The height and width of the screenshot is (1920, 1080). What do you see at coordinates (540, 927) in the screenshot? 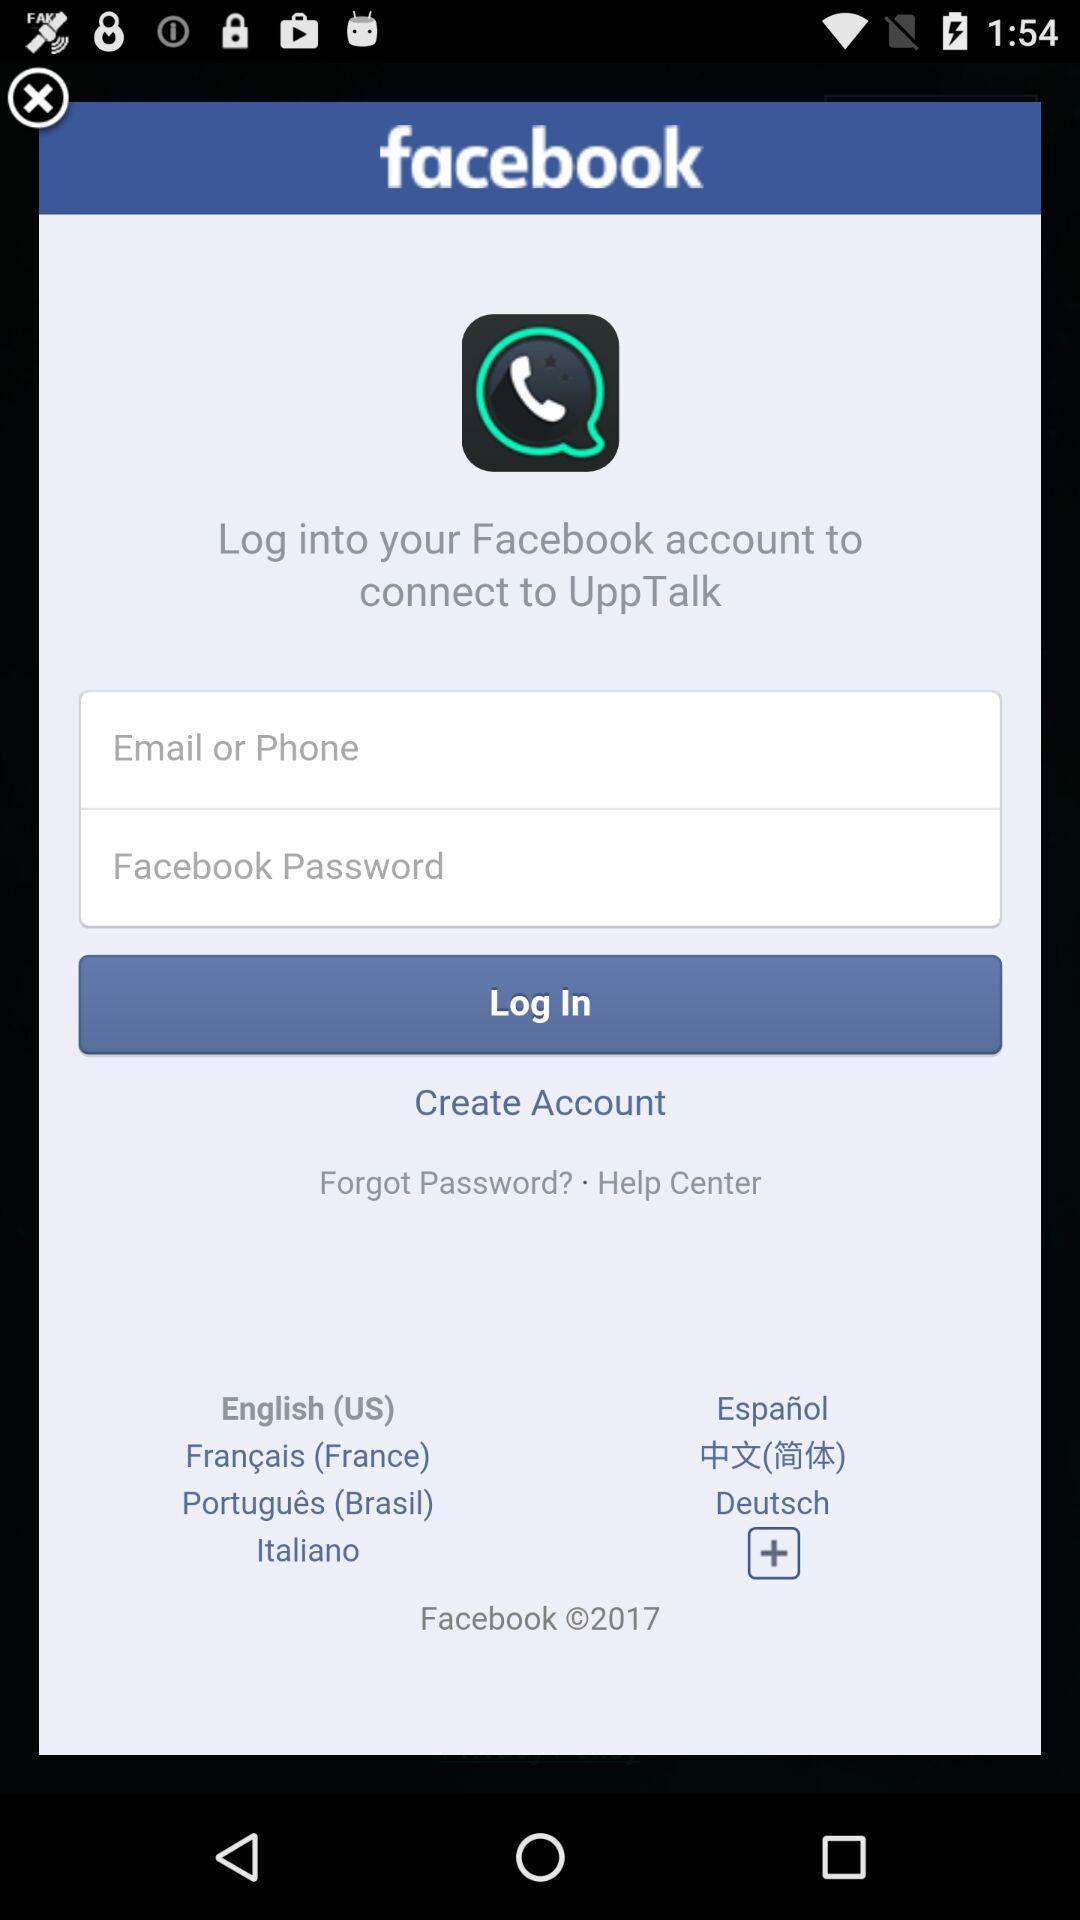
I see `facebook login or create page` at bounding box center [540, 927].